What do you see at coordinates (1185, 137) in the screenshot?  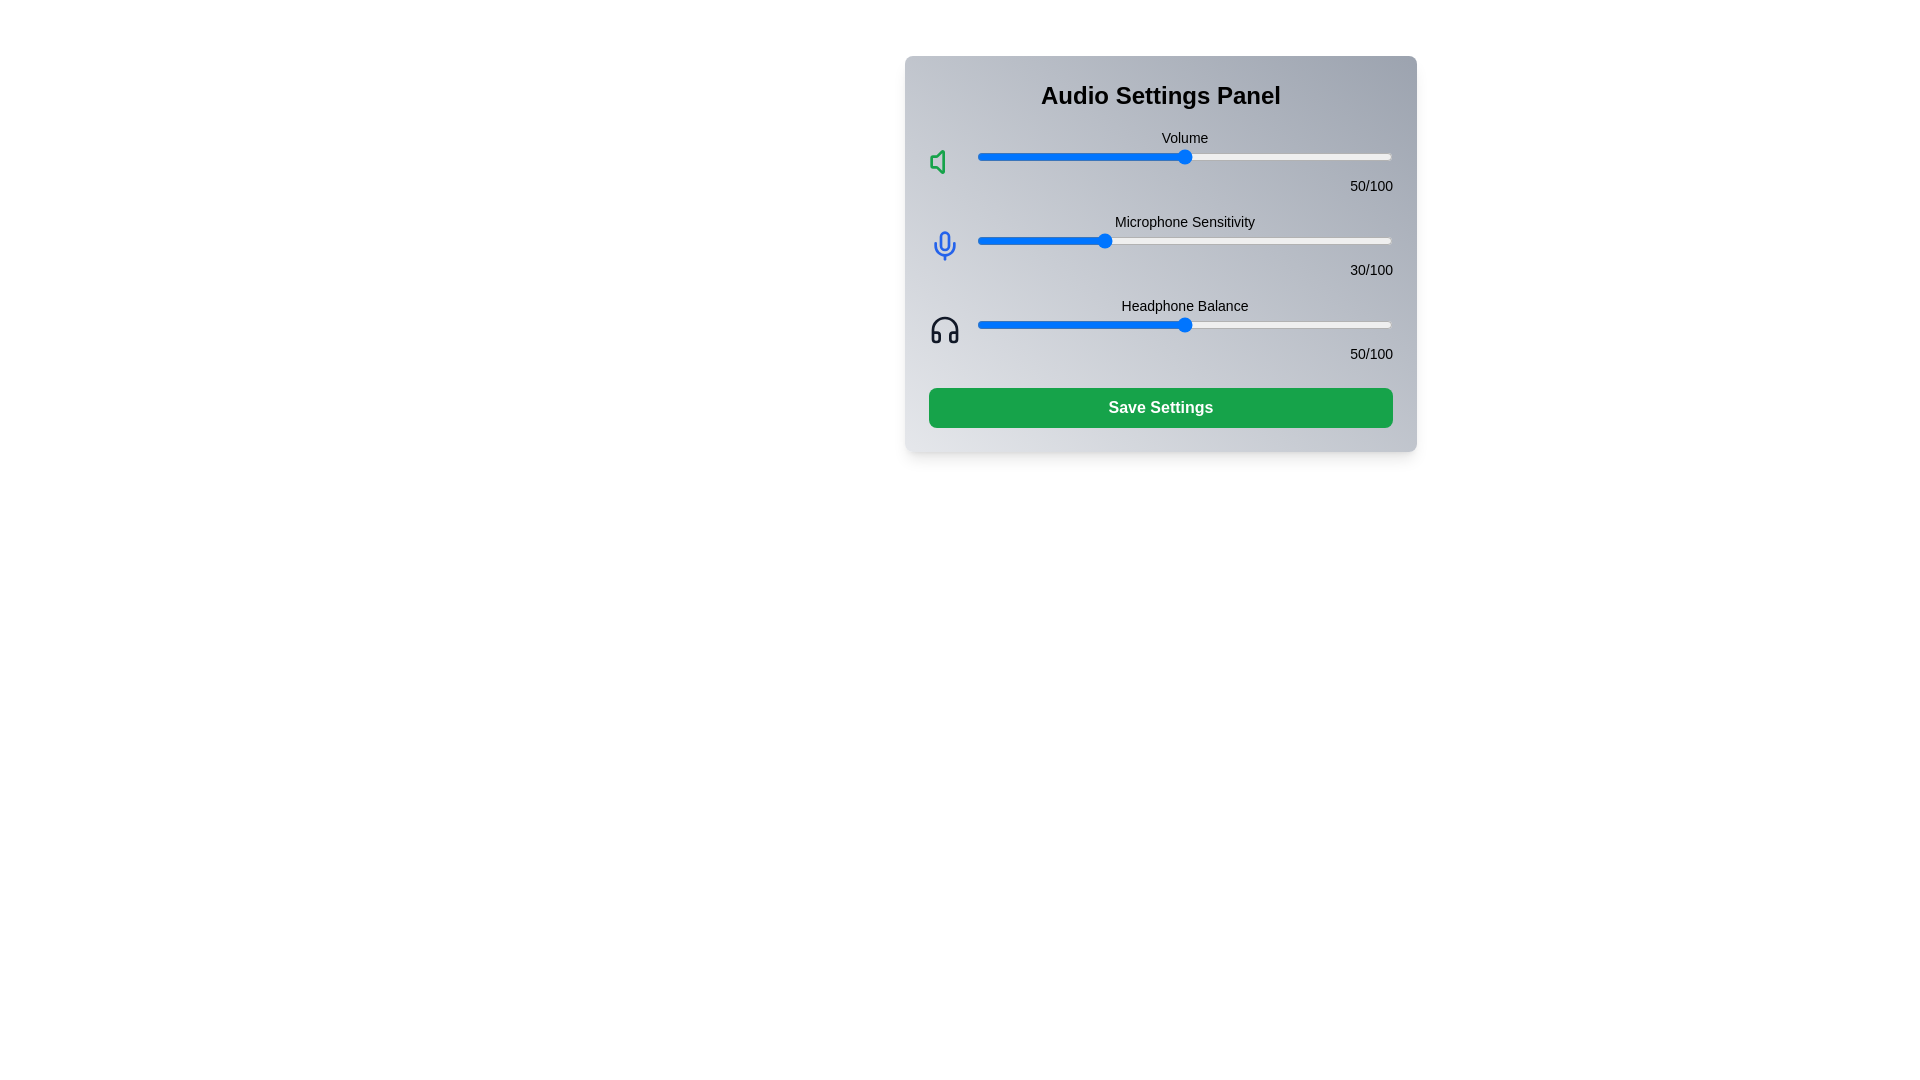 I see `the descriptive label indicating the volume setting, which is located in the top section of the audio settings panel and displays the text '50/100'` at bounding box center [1185, 137].